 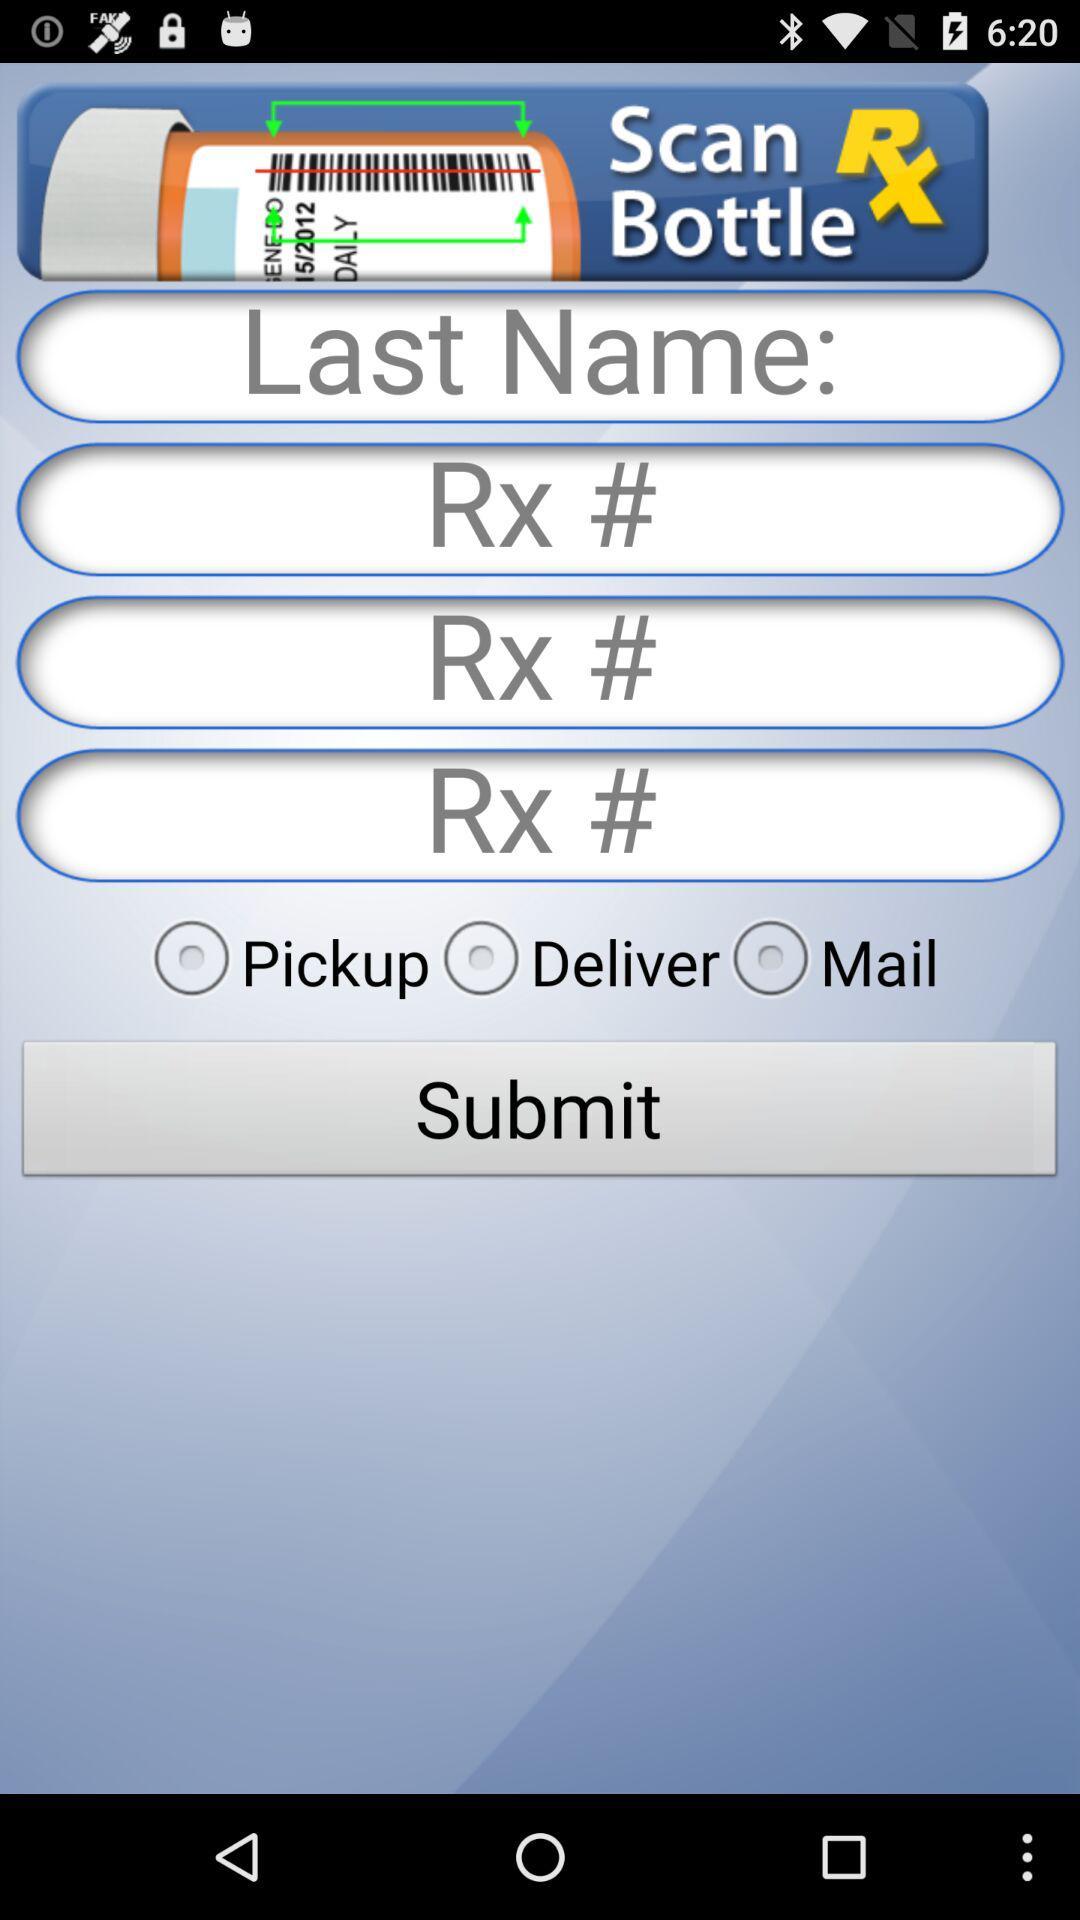 What do you see at coordinates (575, 961) in the screenshot?
I see `the icon to the right of the pickup radio button` at bounding box center [575, 961].